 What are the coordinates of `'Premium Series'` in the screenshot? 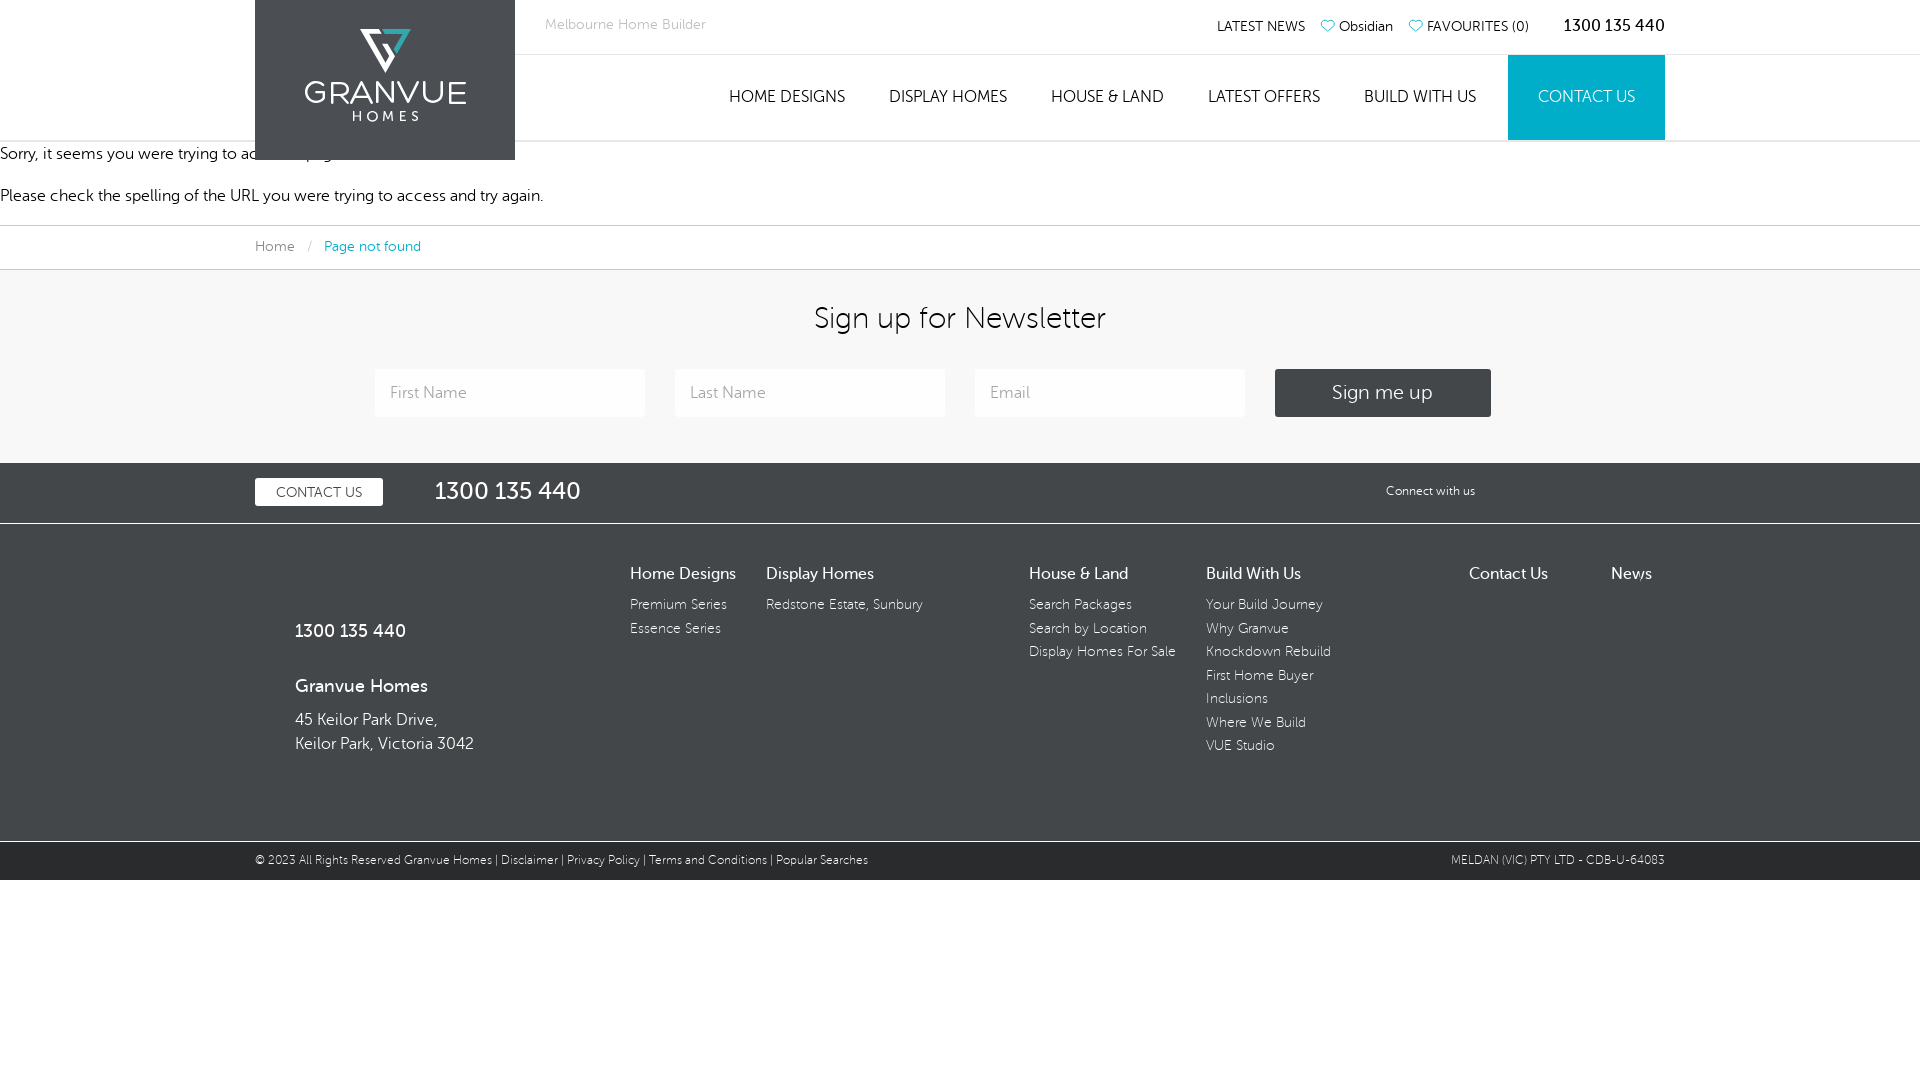 It's located at (678, 603).